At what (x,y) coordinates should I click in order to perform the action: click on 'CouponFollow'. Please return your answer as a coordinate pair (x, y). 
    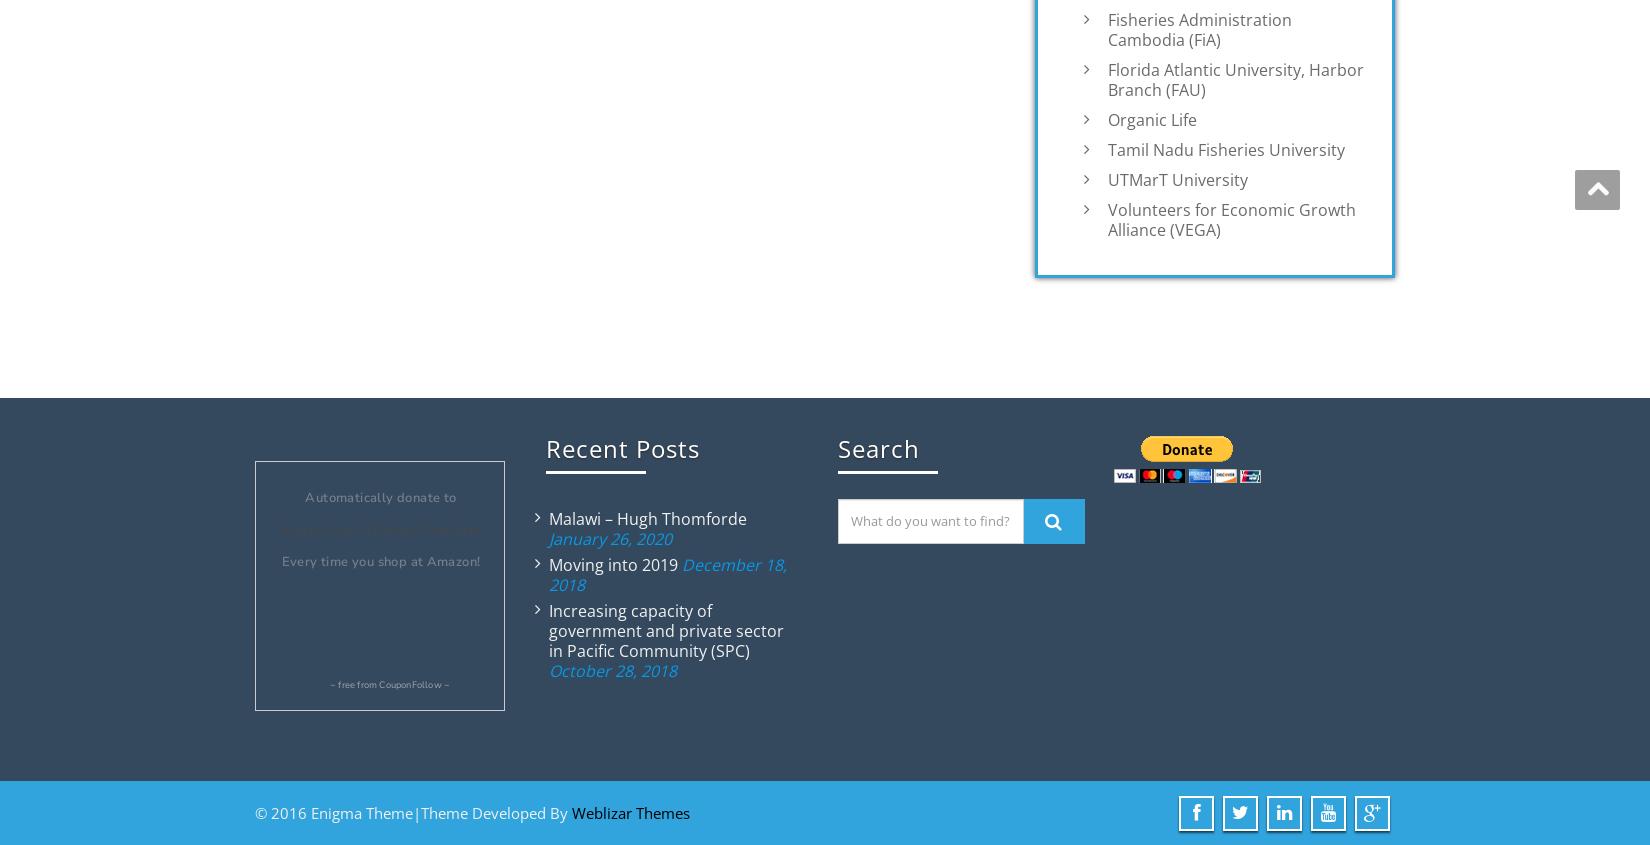
    Looking at the image, I should click on (410, 683).